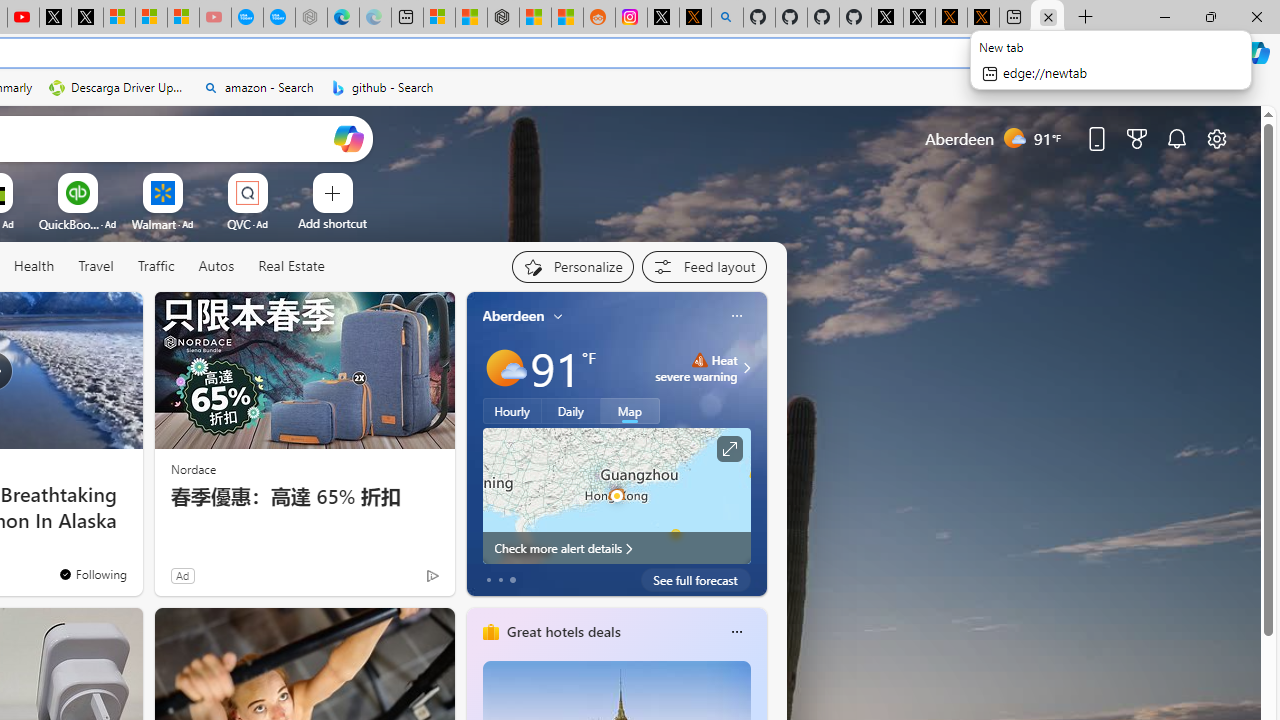  Describe the element at coordinates (1215, 137) in the screenshot. I see `'Page settings'` at that location.